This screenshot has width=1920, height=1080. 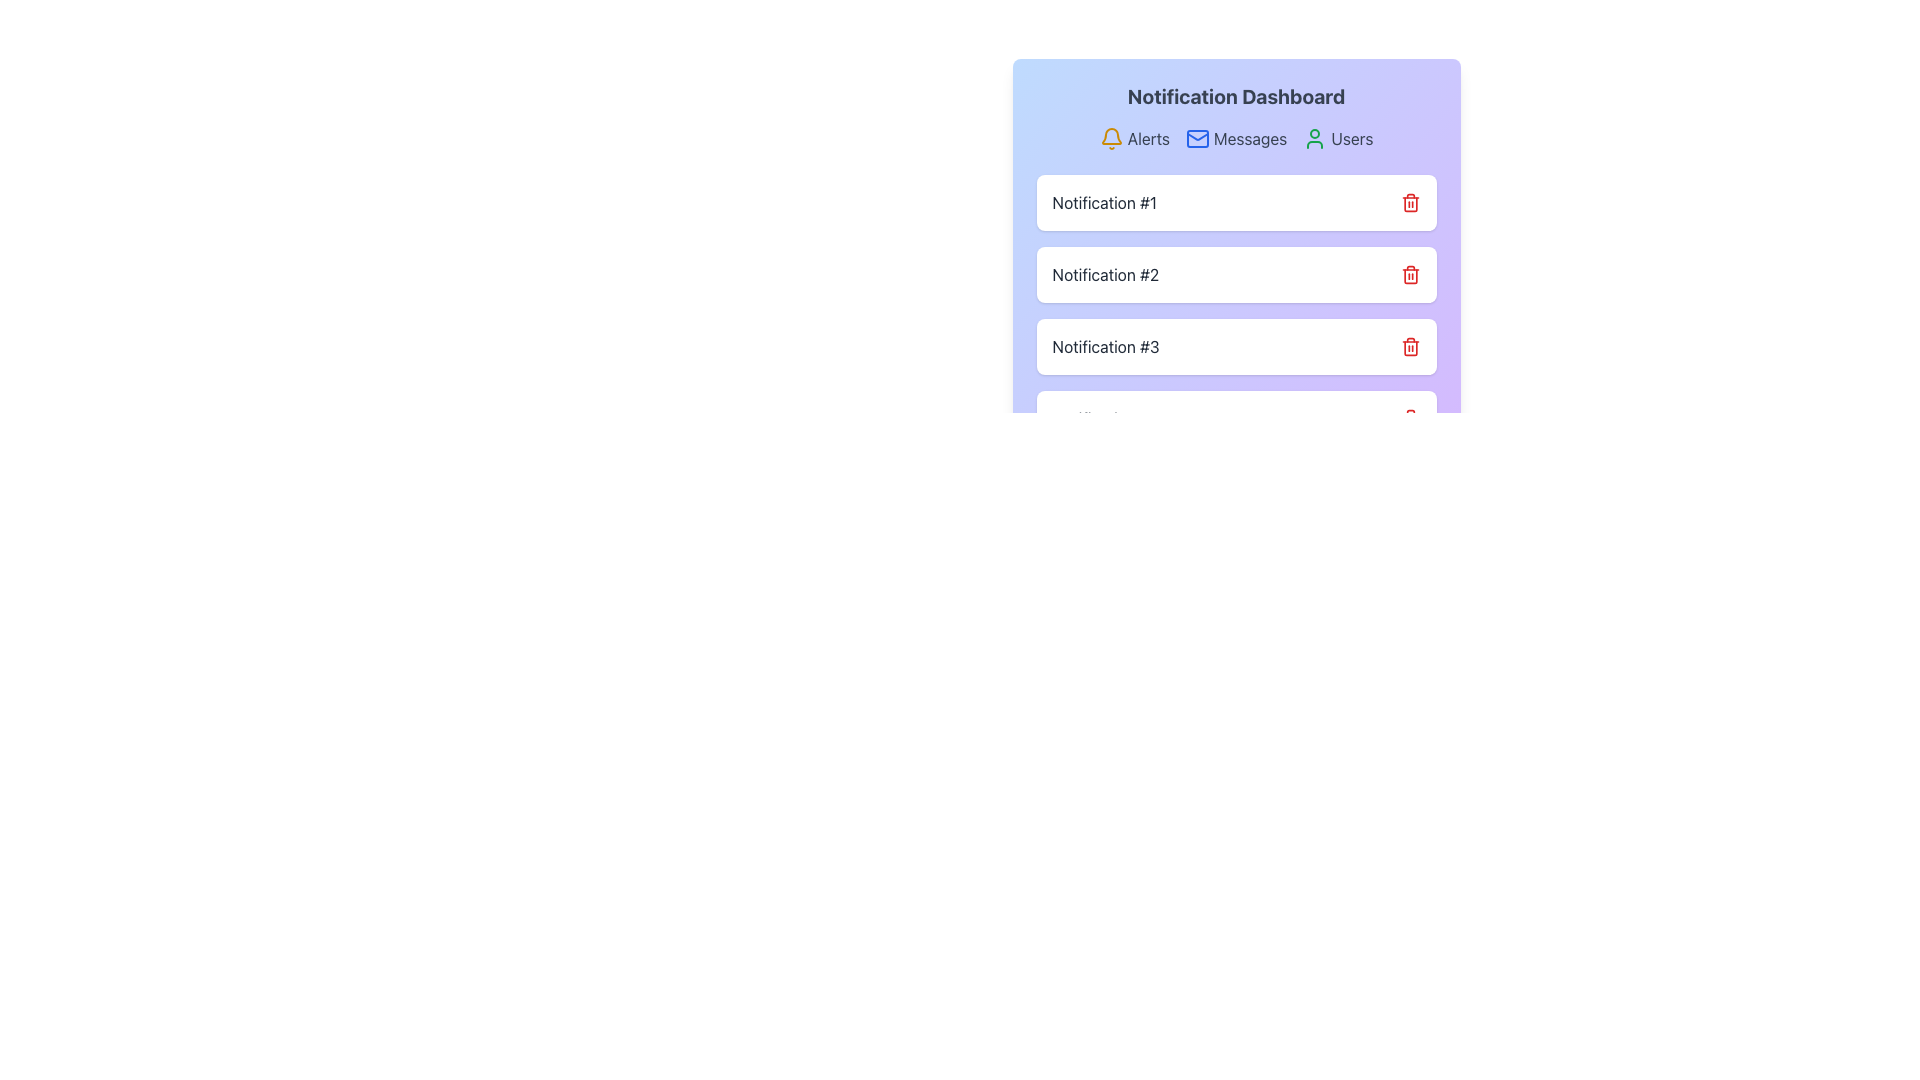 I want to click on the 'Users' text label in the horizontal navigation bar, so click(x=1352, y=137).